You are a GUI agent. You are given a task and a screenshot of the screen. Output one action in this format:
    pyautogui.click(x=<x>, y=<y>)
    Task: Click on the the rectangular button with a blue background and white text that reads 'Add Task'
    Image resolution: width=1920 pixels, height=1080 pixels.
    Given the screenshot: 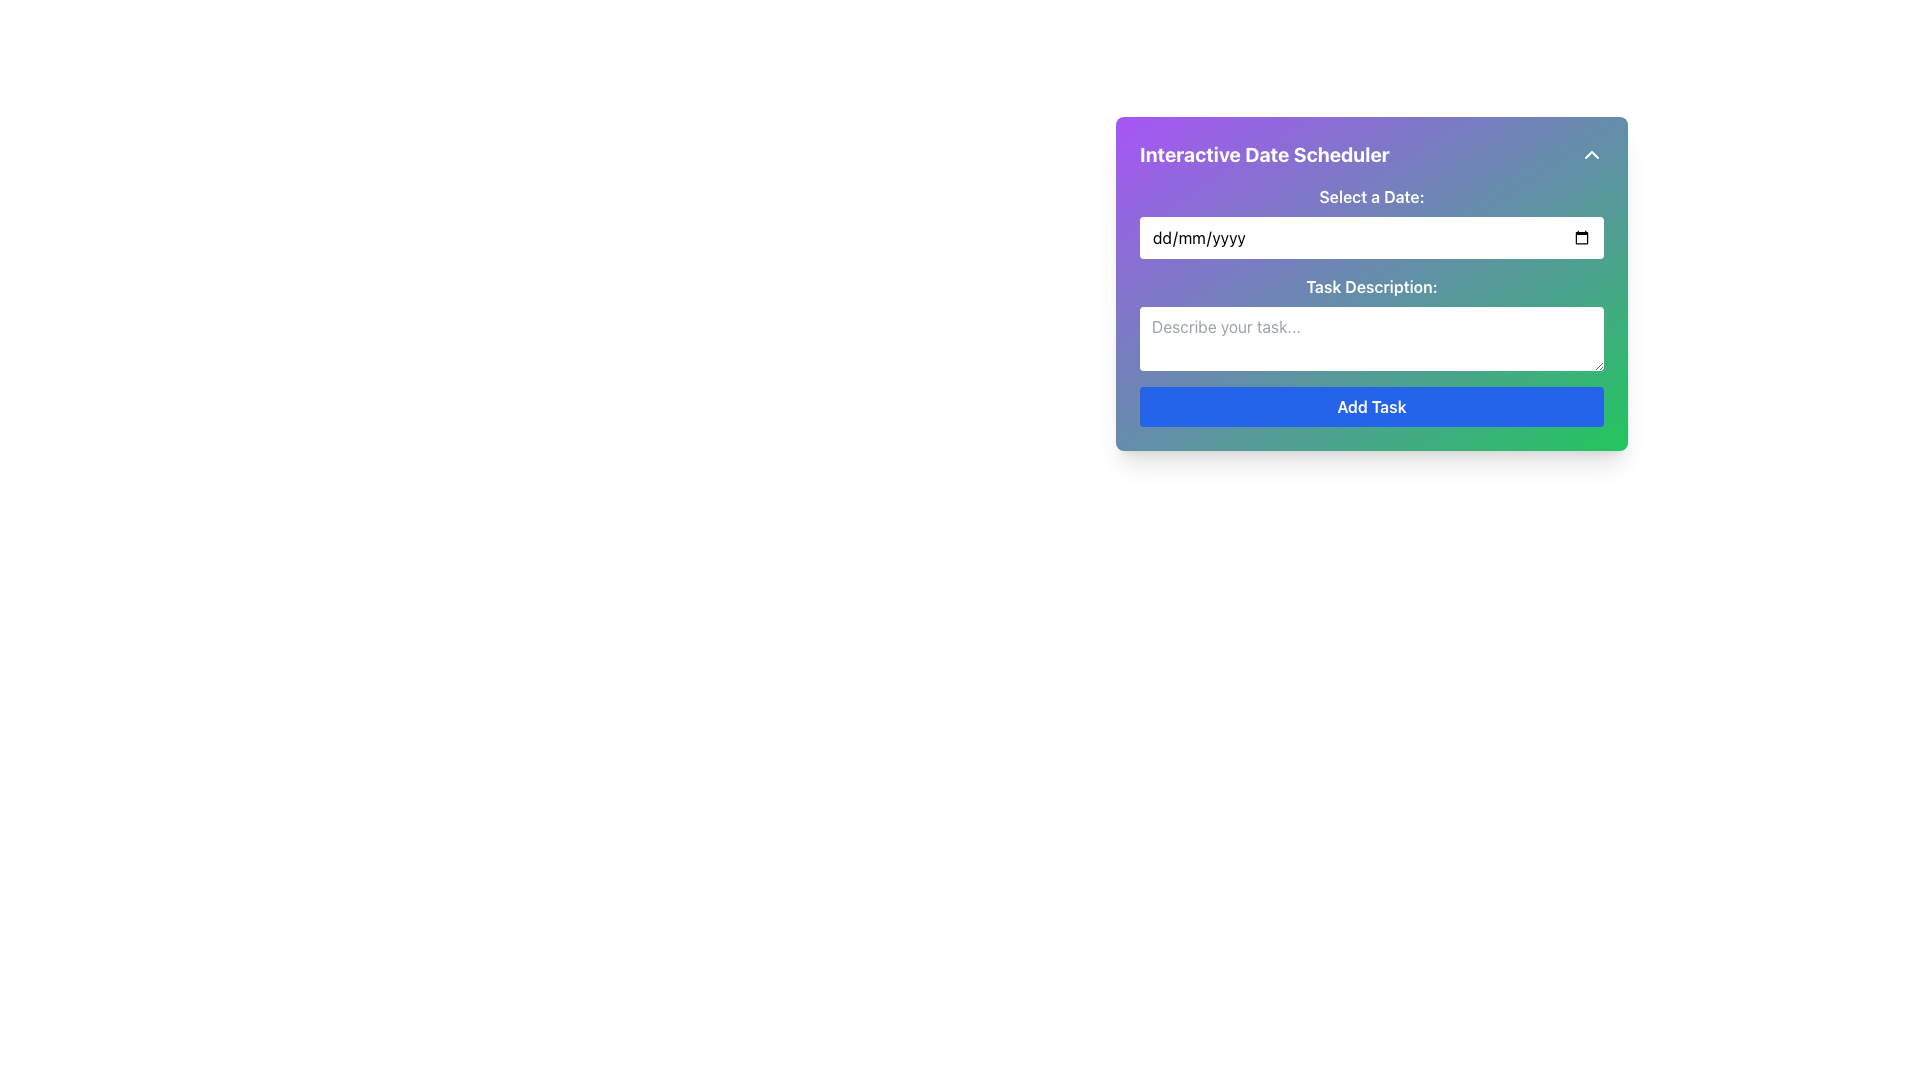 What is the action you would take?
    pyautogui.click(x=1371, y=406)
    